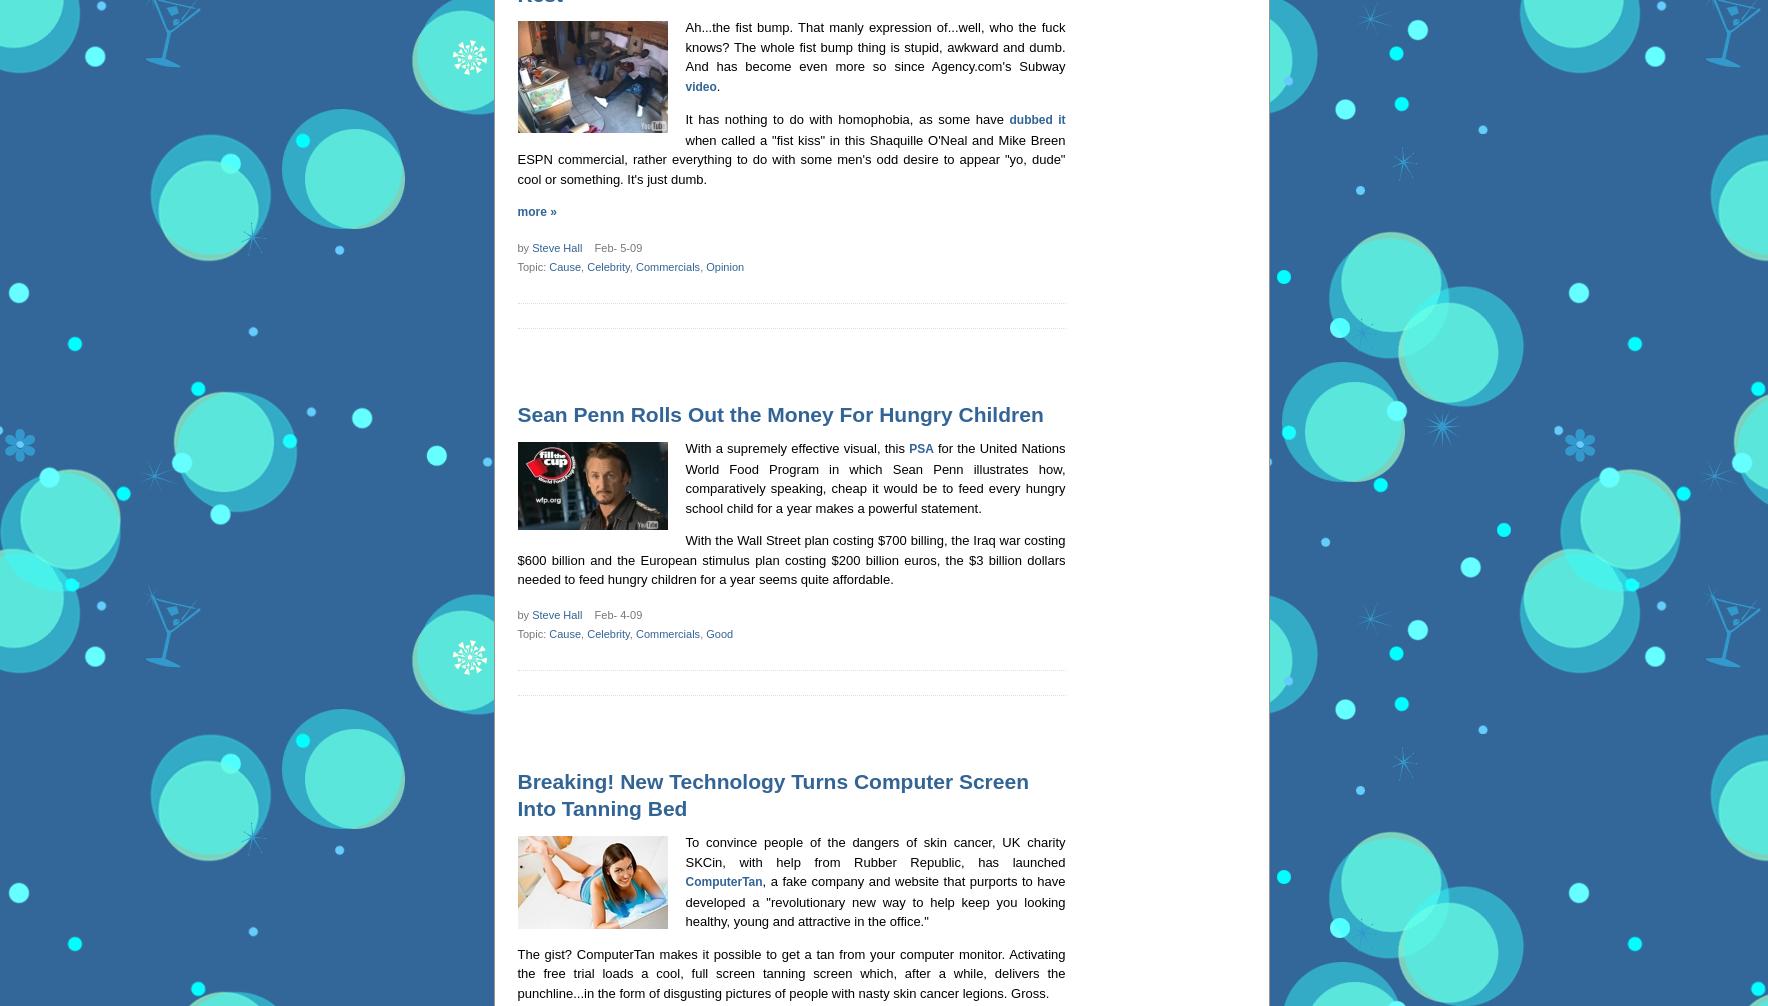 The width and height of the screenshot is (1768, 1006). I want to click on 'Feb- 4-09', so click(615, 613).